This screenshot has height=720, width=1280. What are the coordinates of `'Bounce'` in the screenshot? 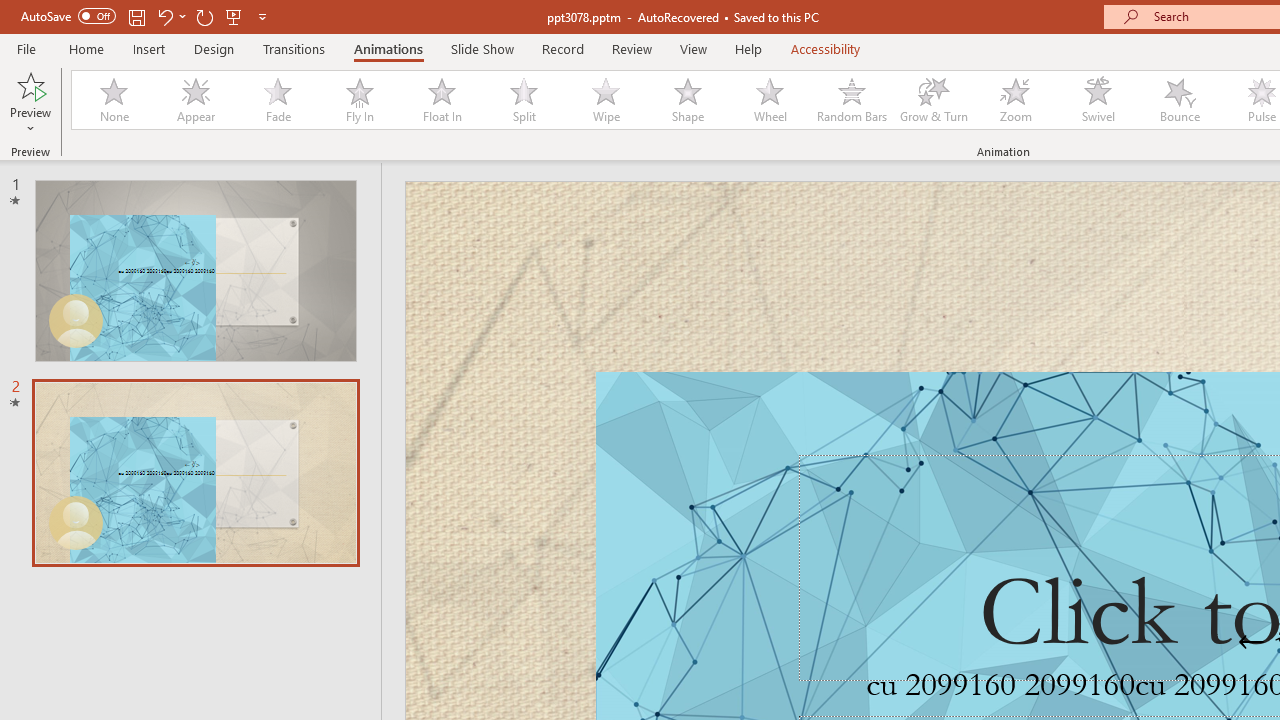 It's located at (1180, 100).